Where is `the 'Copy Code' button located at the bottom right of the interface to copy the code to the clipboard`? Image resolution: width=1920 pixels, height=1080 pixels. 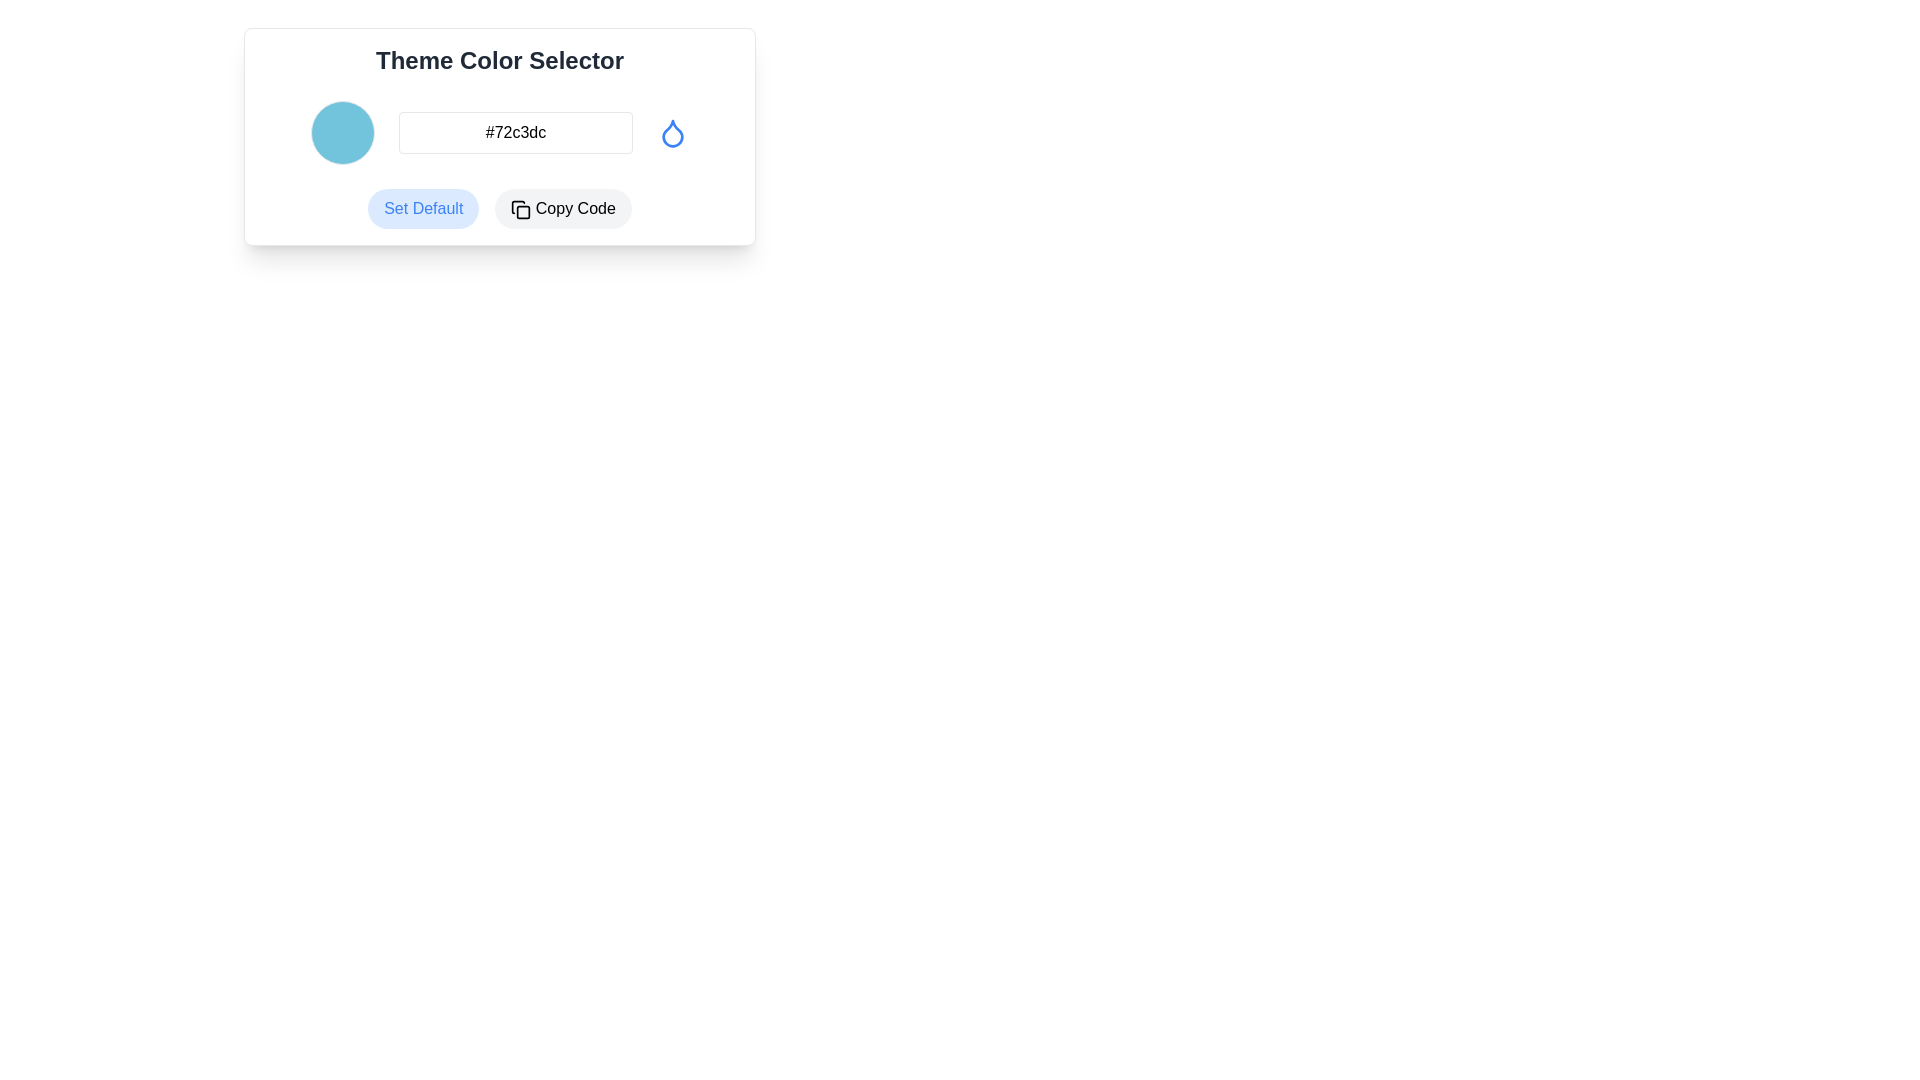
the 'Copy Code' button located at the bottom right of the interface to copy the code to the clipboard is located at coordinates (521, 209).